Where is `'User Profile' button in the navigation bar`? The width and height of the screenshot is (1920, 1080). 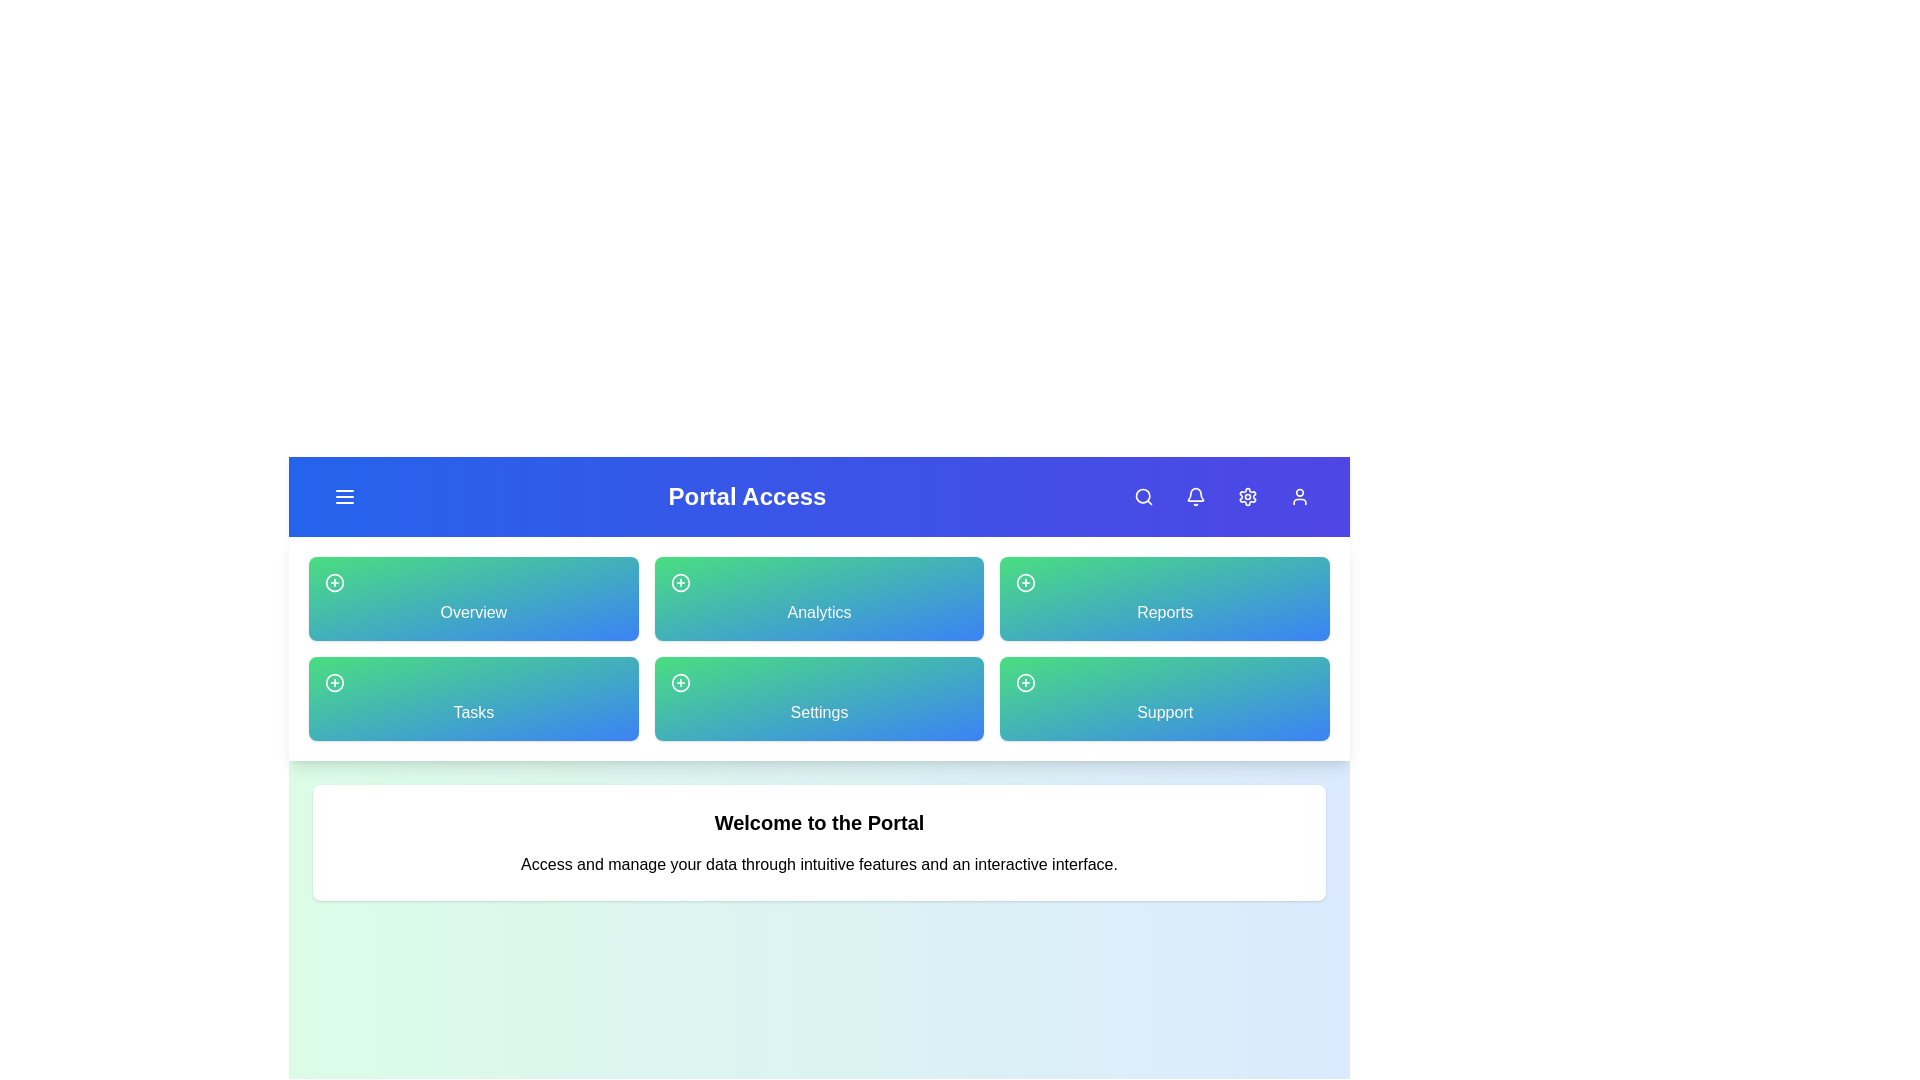 'User Profile' button in the navigation bar is located at coordinates (1300, 496).